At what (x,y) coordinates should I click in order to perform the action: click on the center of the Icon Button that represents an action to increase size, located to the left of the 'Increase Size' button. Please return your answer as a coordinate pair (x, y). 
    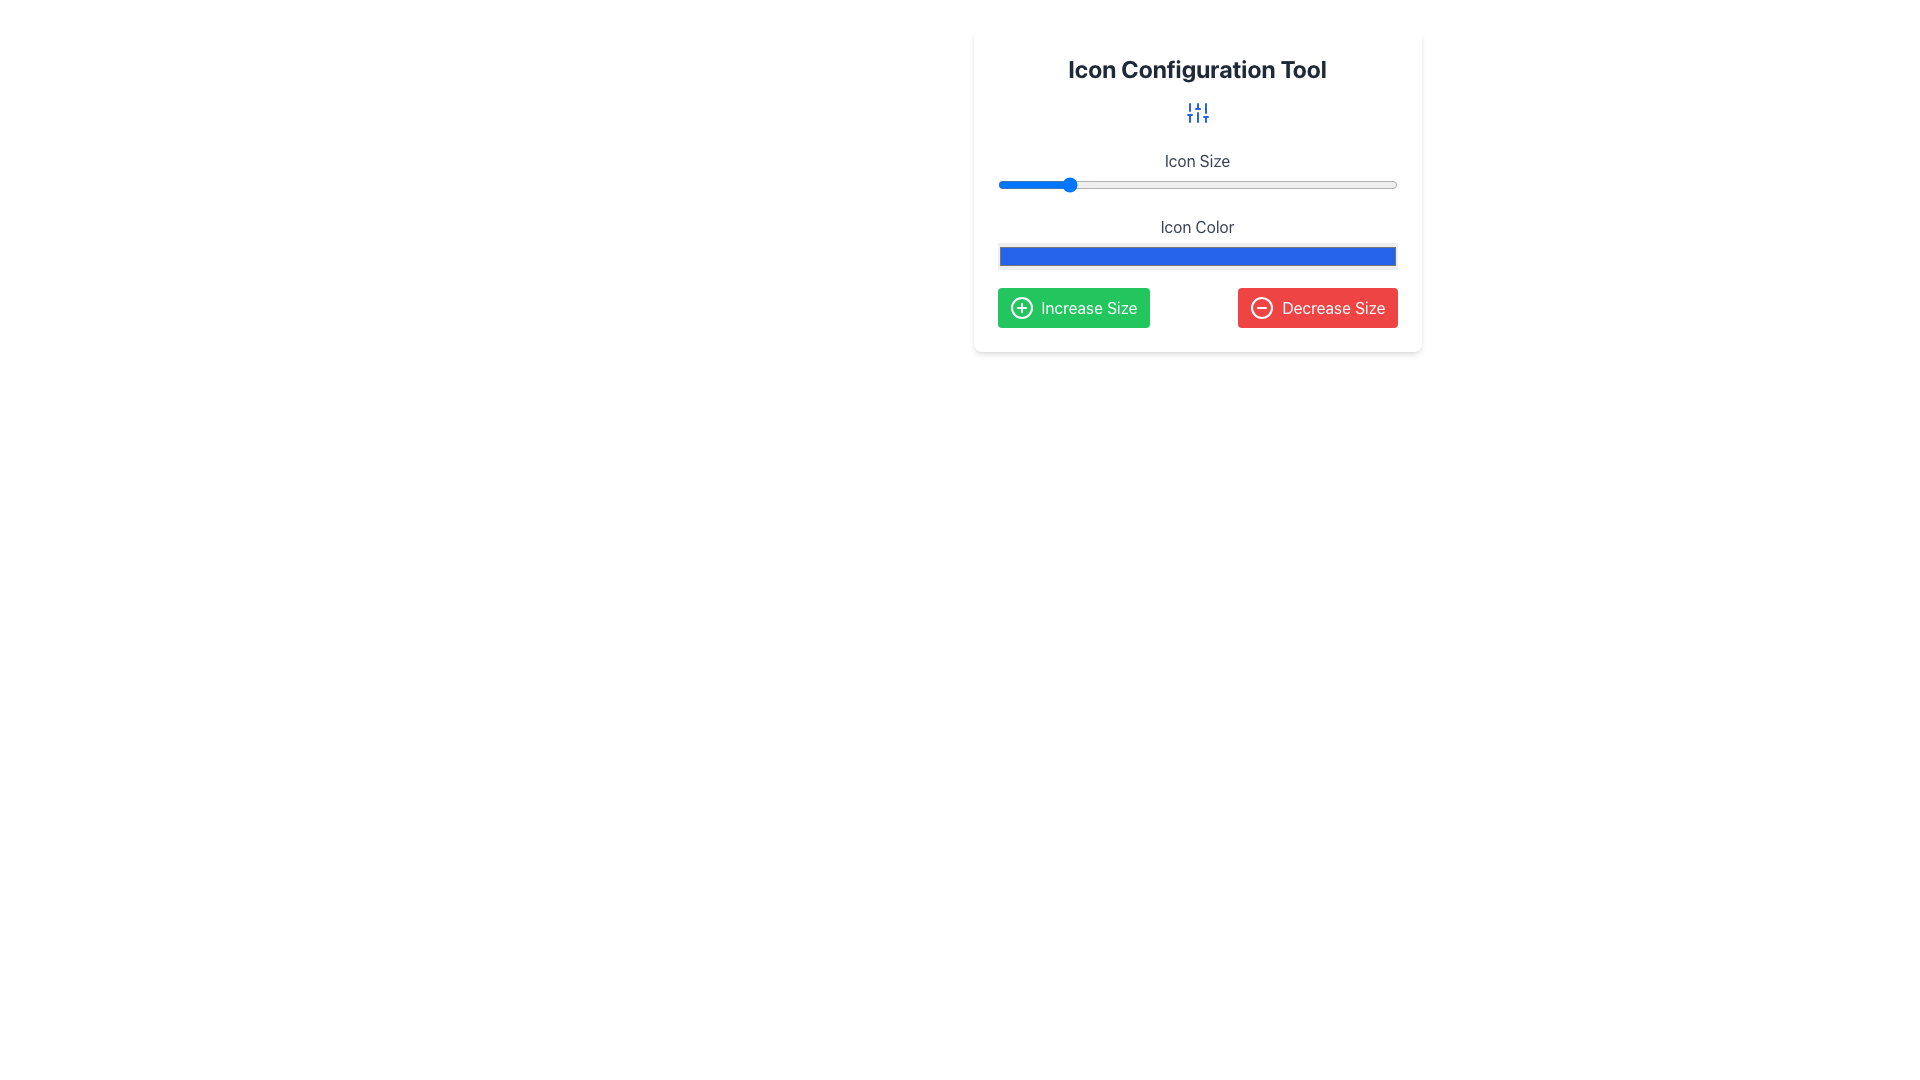
    Looking at the image, I should click on (1021, 308).